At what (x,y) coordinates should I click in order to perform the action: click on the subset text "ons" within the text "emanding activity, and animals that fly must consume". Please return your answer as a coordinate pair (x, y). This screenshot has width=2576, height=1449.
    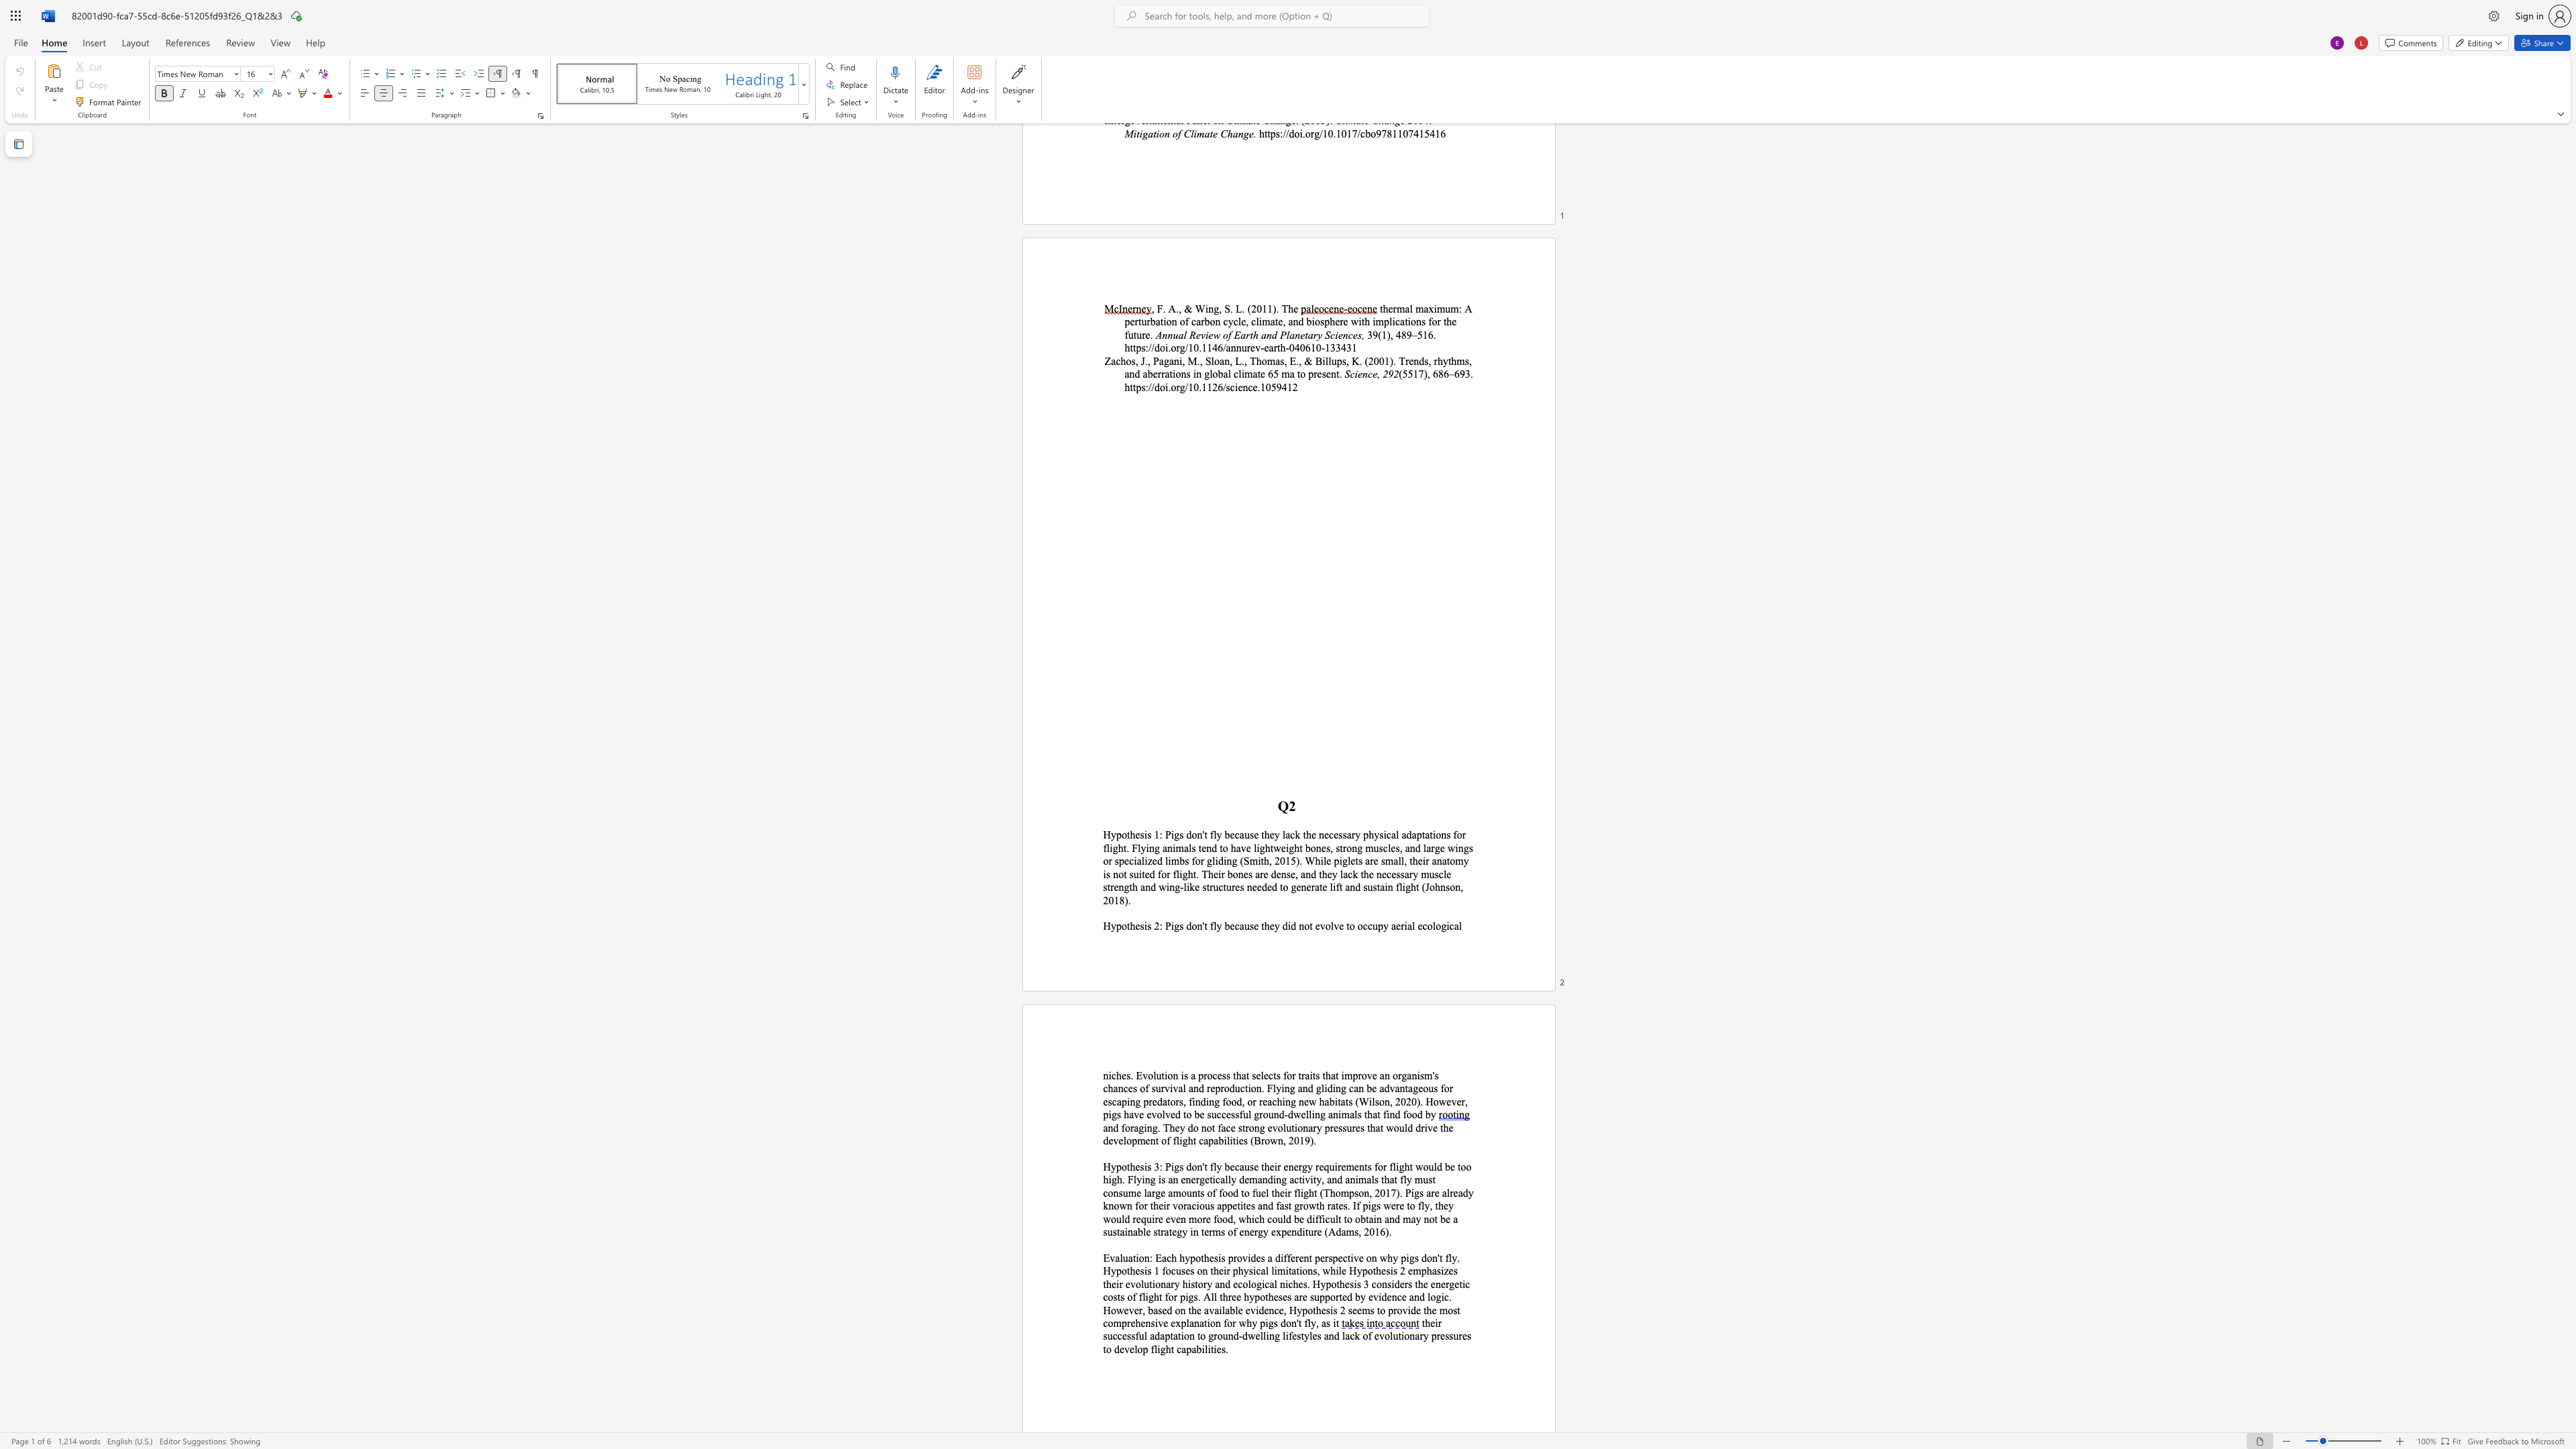
    Looking at the image, I should click on (1107, 1191).